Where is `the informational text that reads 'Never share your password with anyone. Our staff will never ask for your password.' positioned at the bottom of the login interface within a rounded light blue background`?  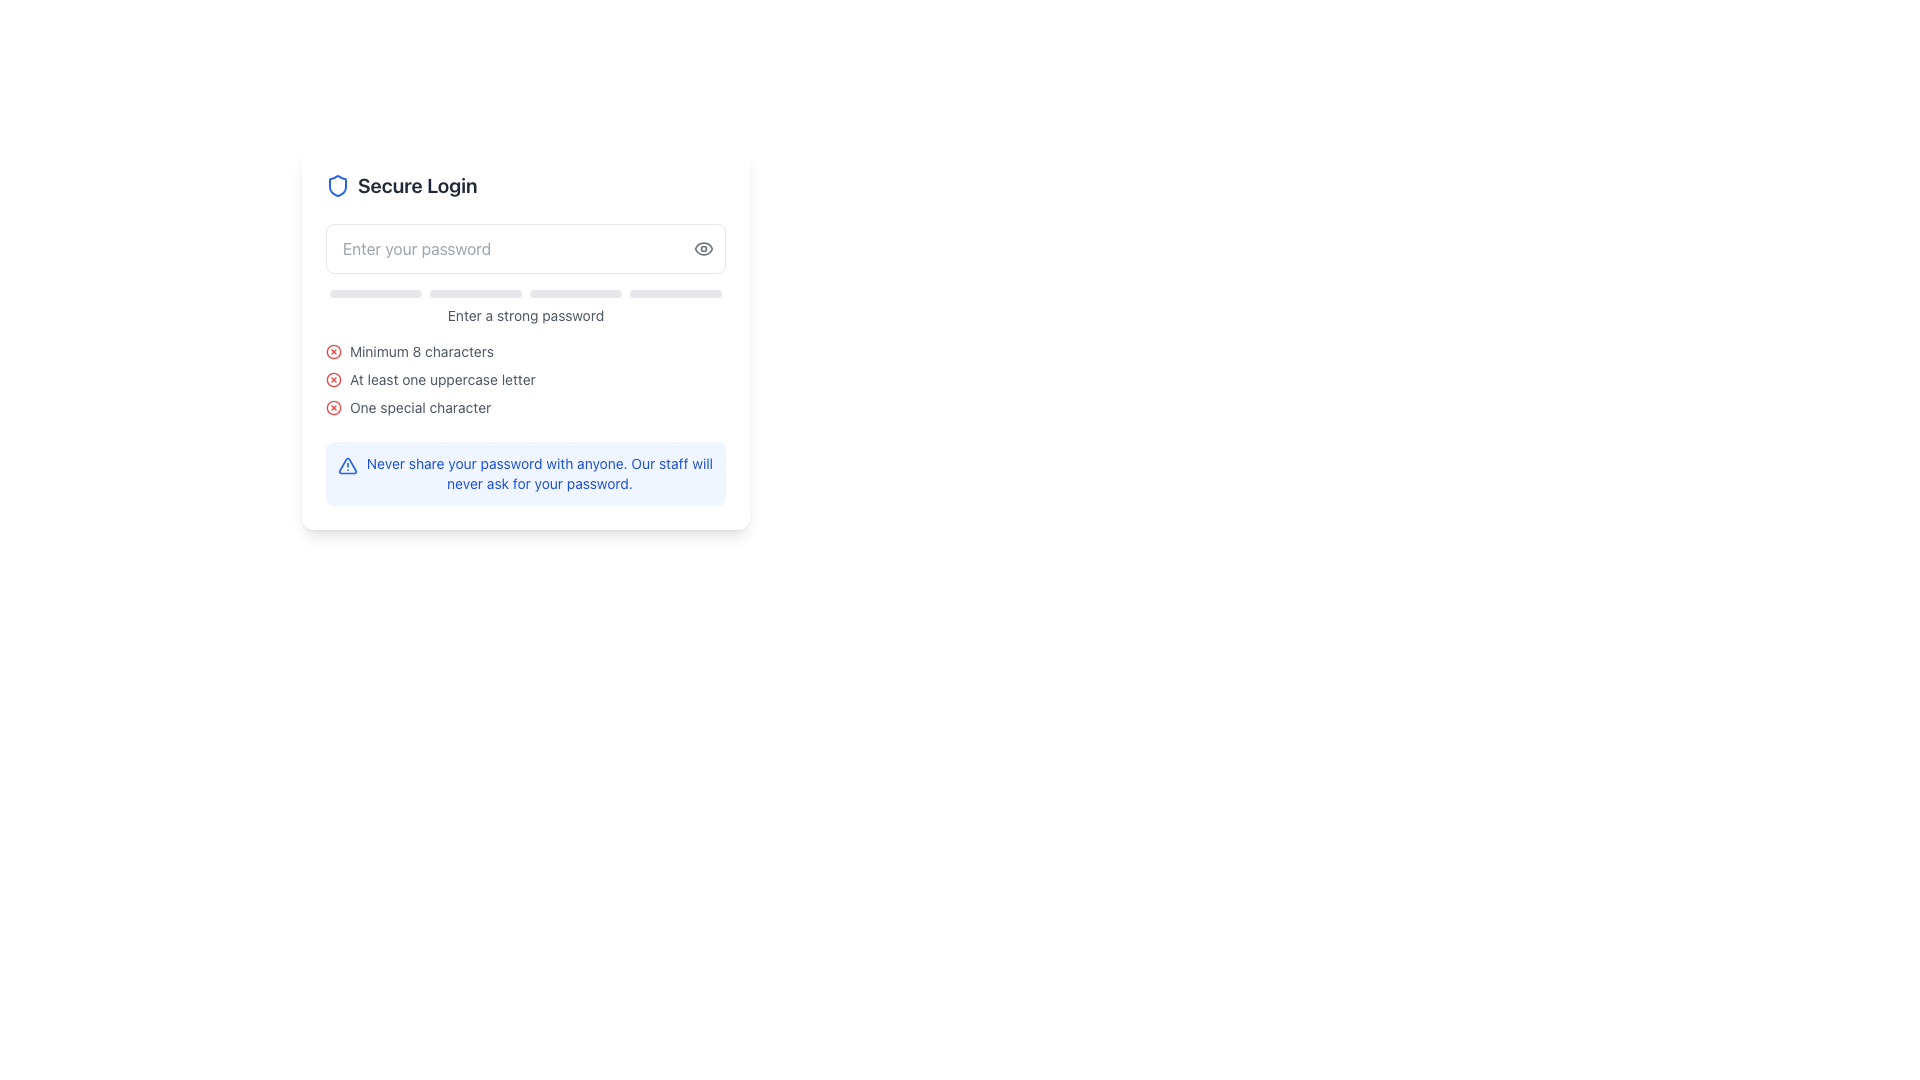 the informational text that reads 'Never share your password with anyone. Our staff will never ask for your password.' positioned at the bottom of the login interface within a rounded light blue background is located at coordinates (539, 474).